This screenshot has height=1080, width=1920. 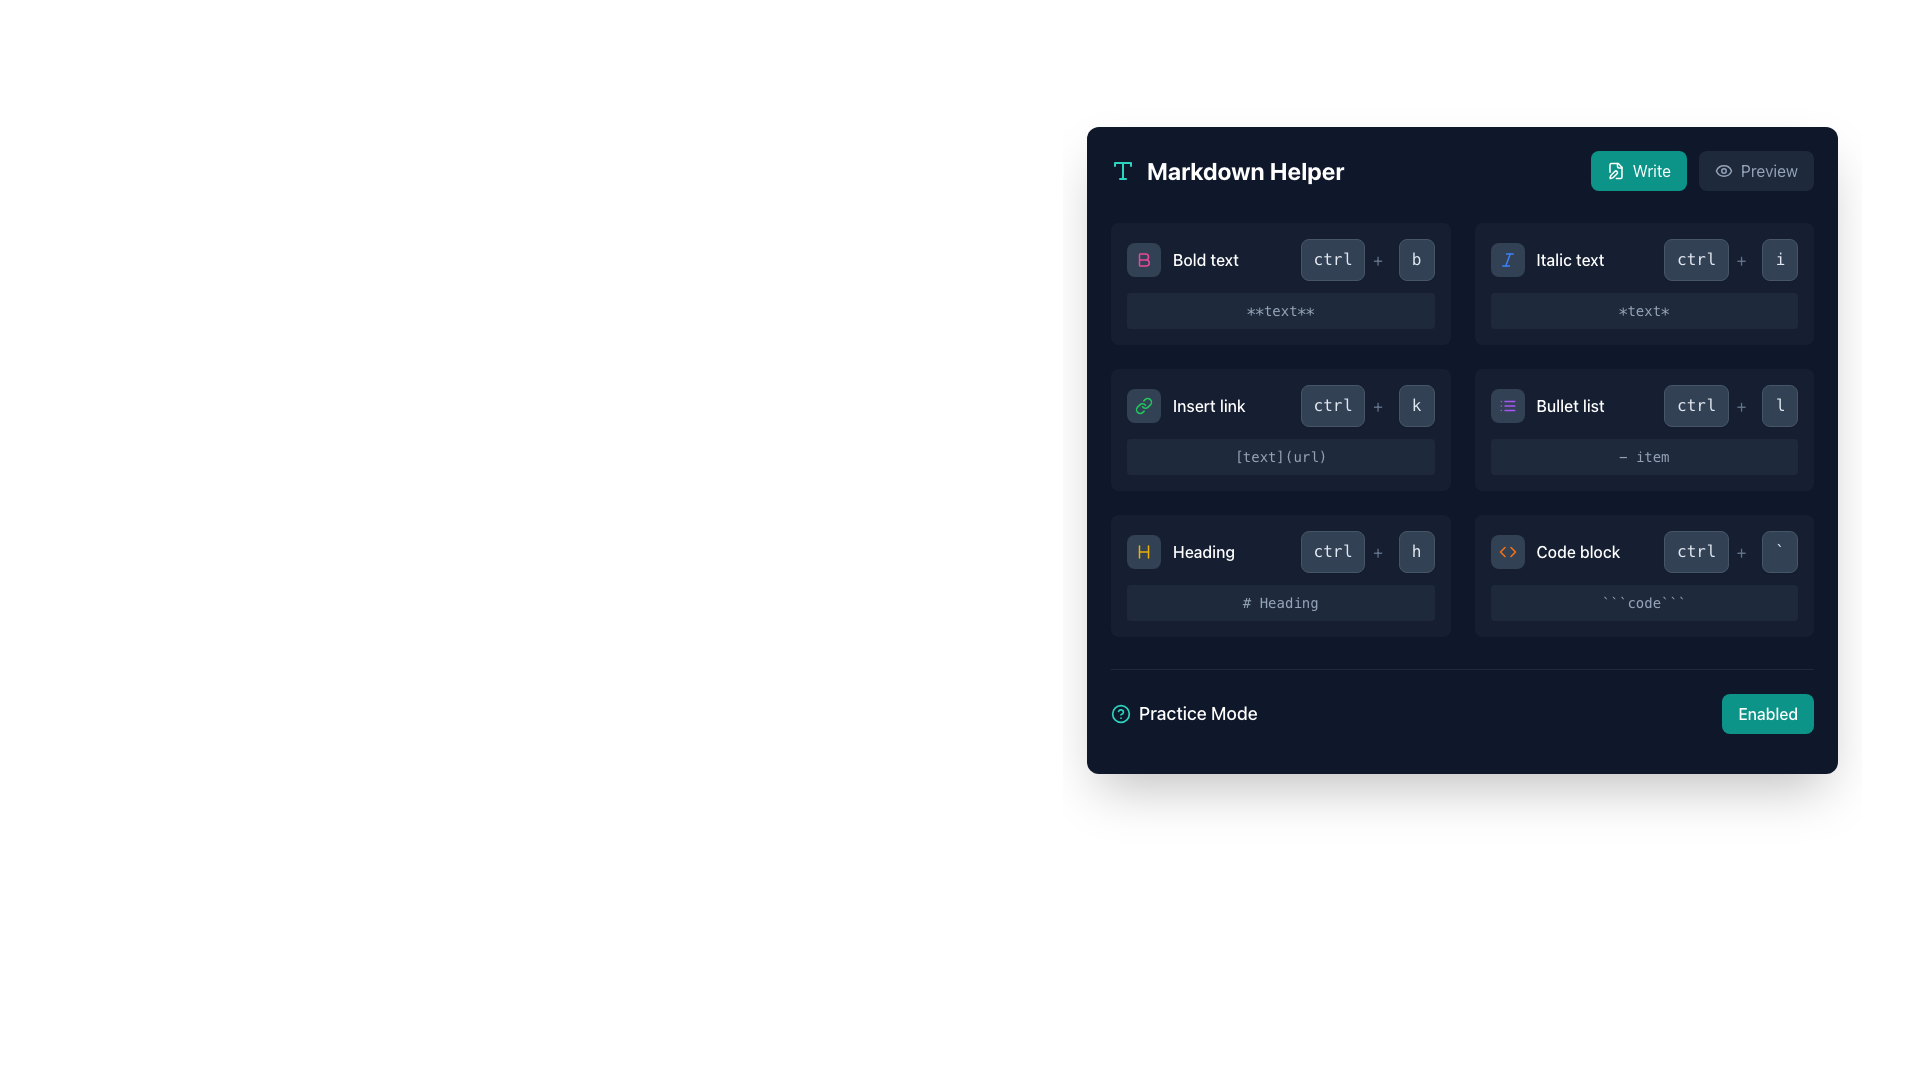 I want to click on the 'Heading' button in the 'Markdown Helper' section to apply heading formatting in the markdown editor, so click(x=1143, y=551).